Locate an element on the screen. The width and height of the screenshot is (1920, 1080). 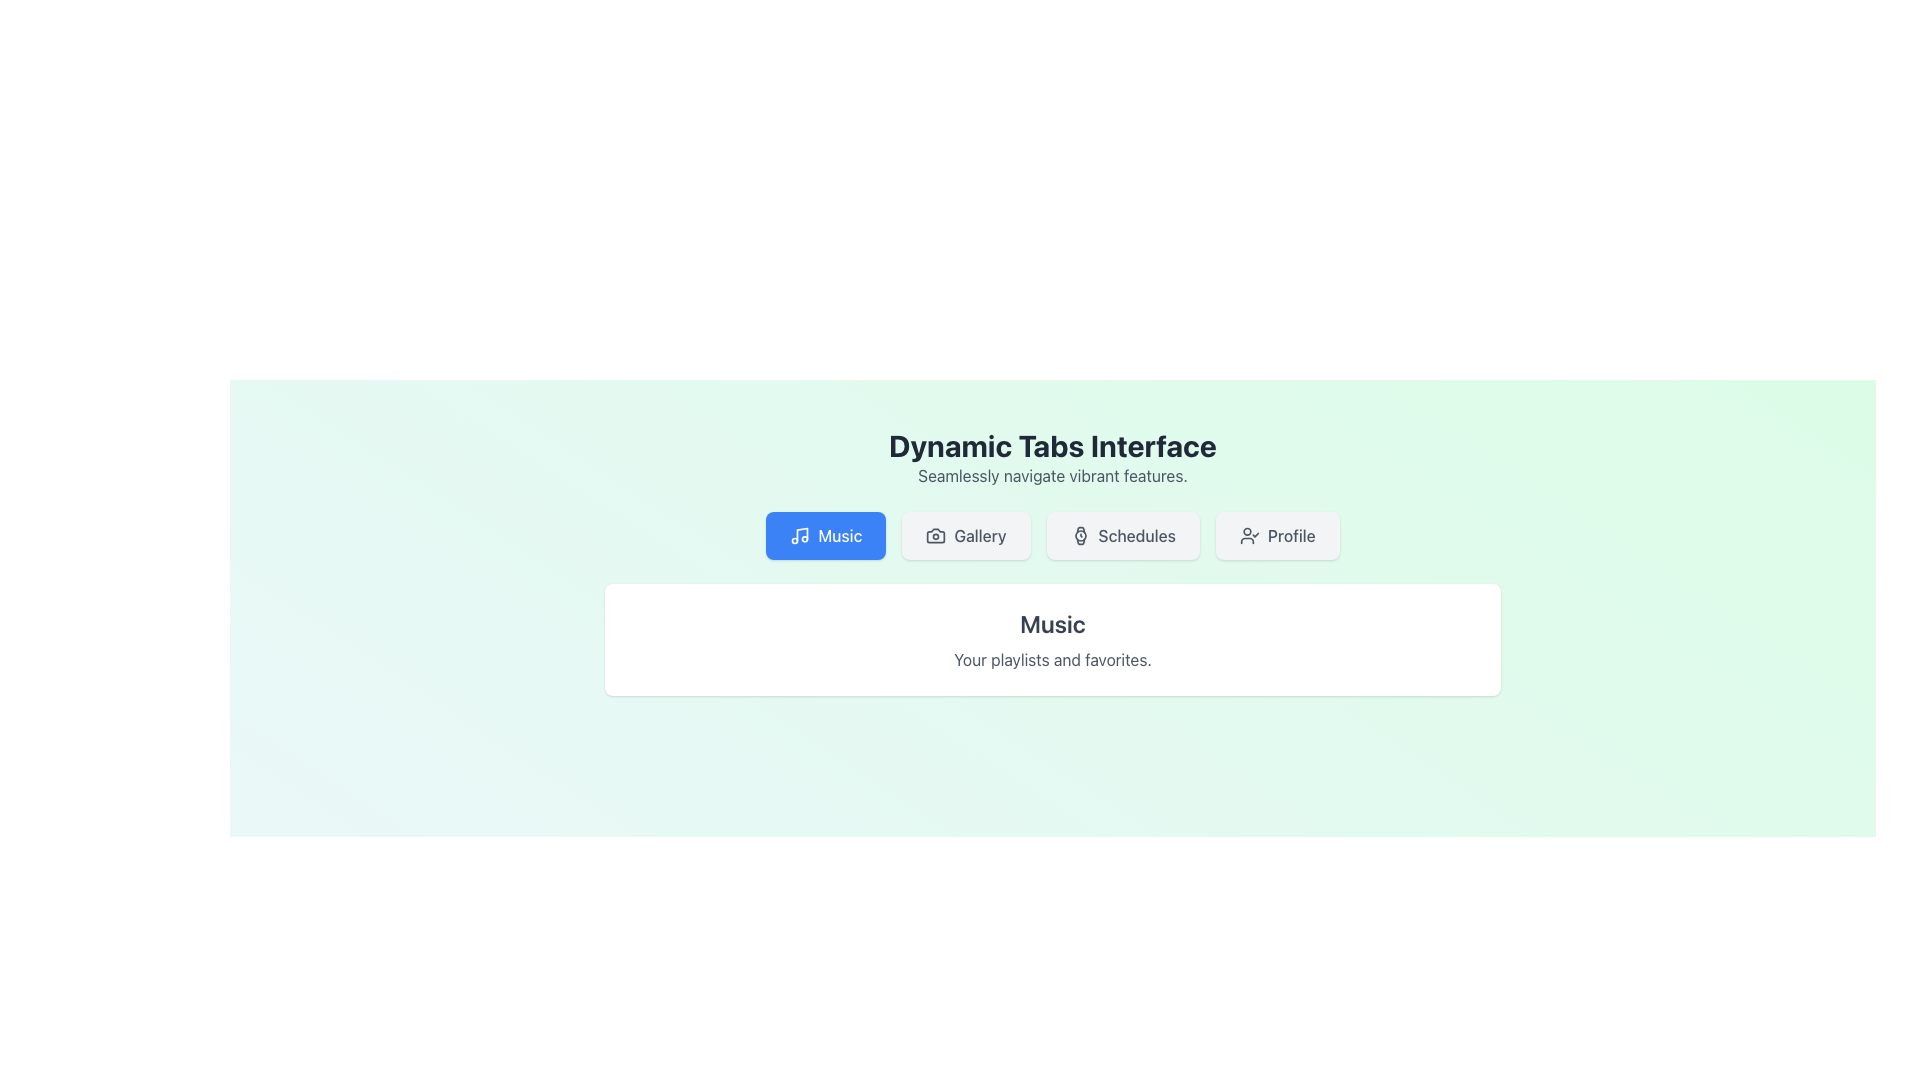
the minimalist camera icon located within the 'Gallery' button for a context menu is located at coordinates (935, 535).